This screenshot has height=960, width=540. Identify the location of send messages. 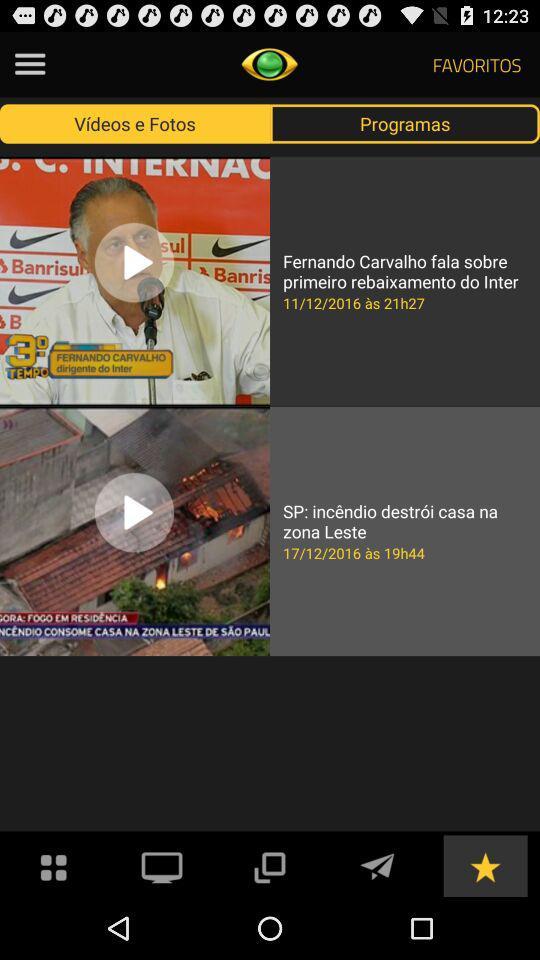
(377, 864).